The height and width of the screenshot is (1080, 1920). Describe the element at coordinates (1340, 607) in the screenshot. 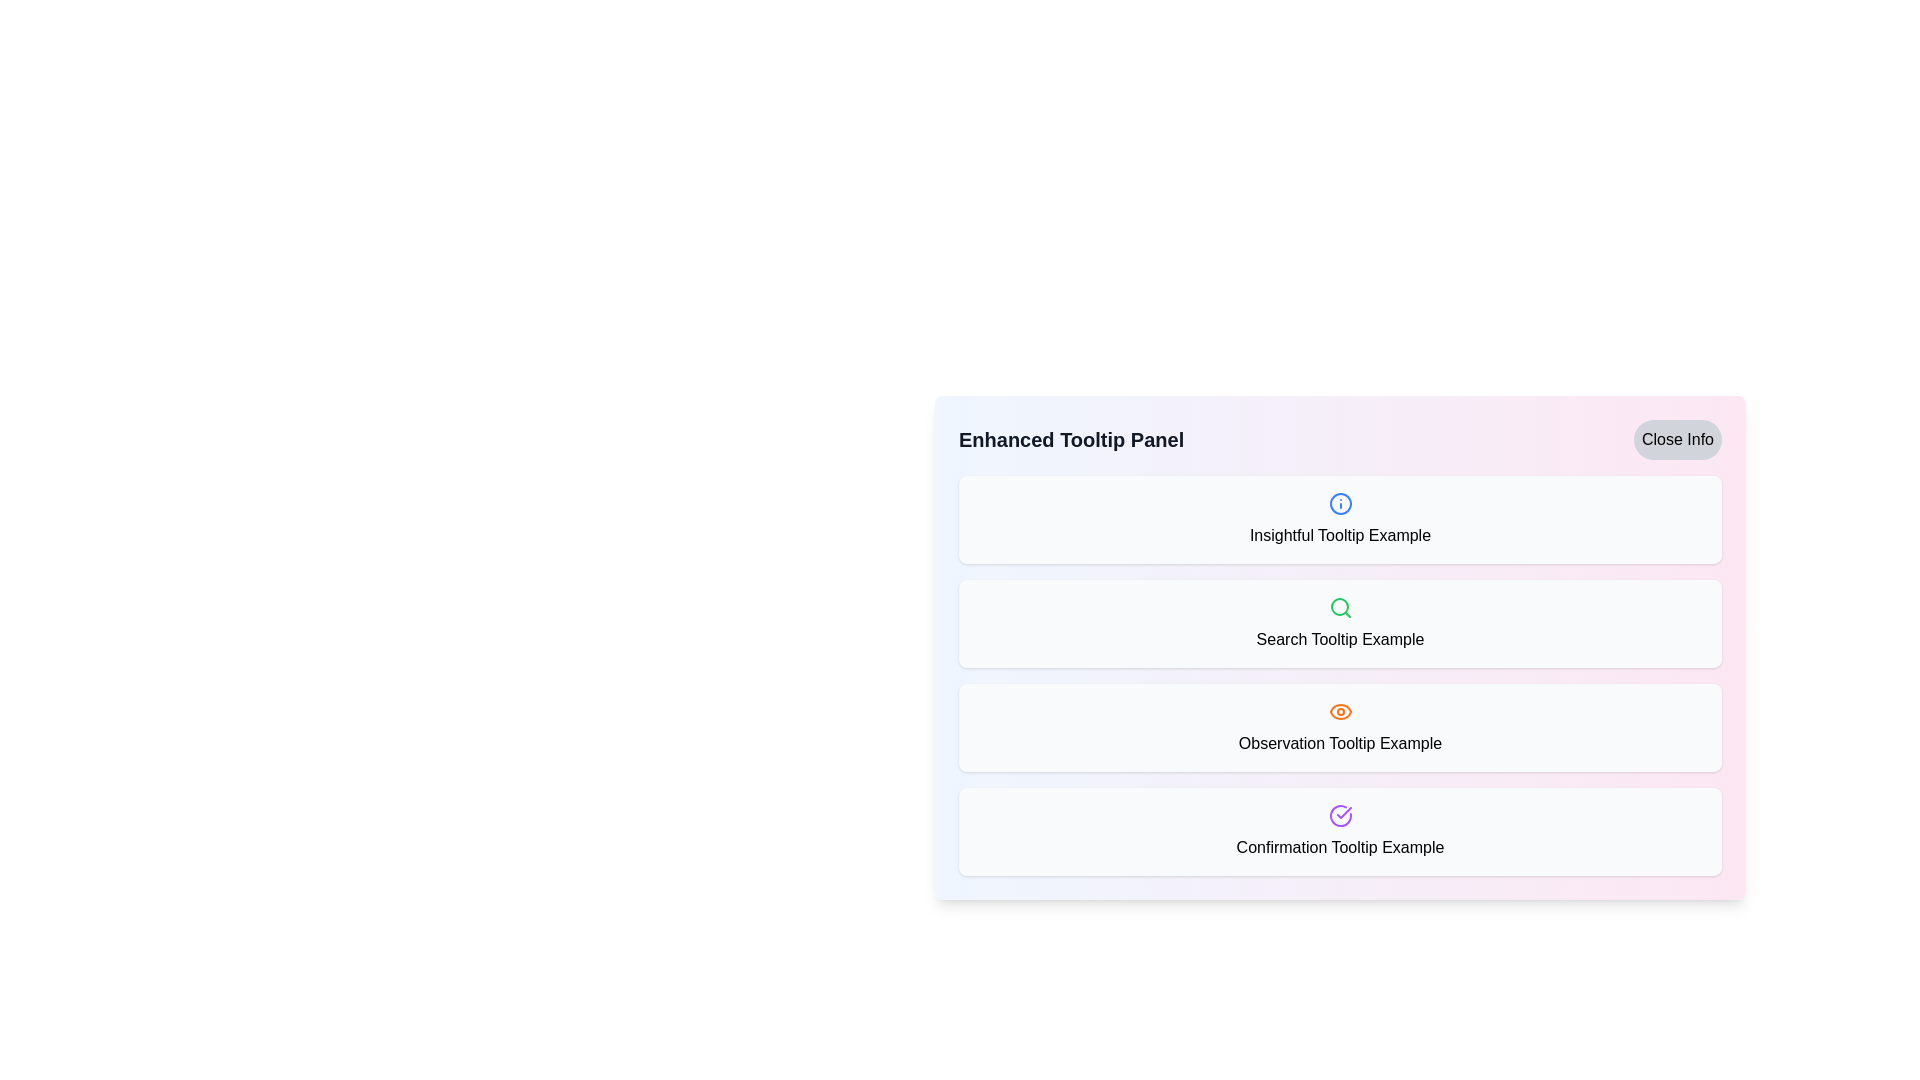

I see `the search icon with a circular magnifying glass symbol, featuring a green outline, located above the 'Search Tooltip Example' text in the 'Enhanced Tooltip Panel'` at that location.